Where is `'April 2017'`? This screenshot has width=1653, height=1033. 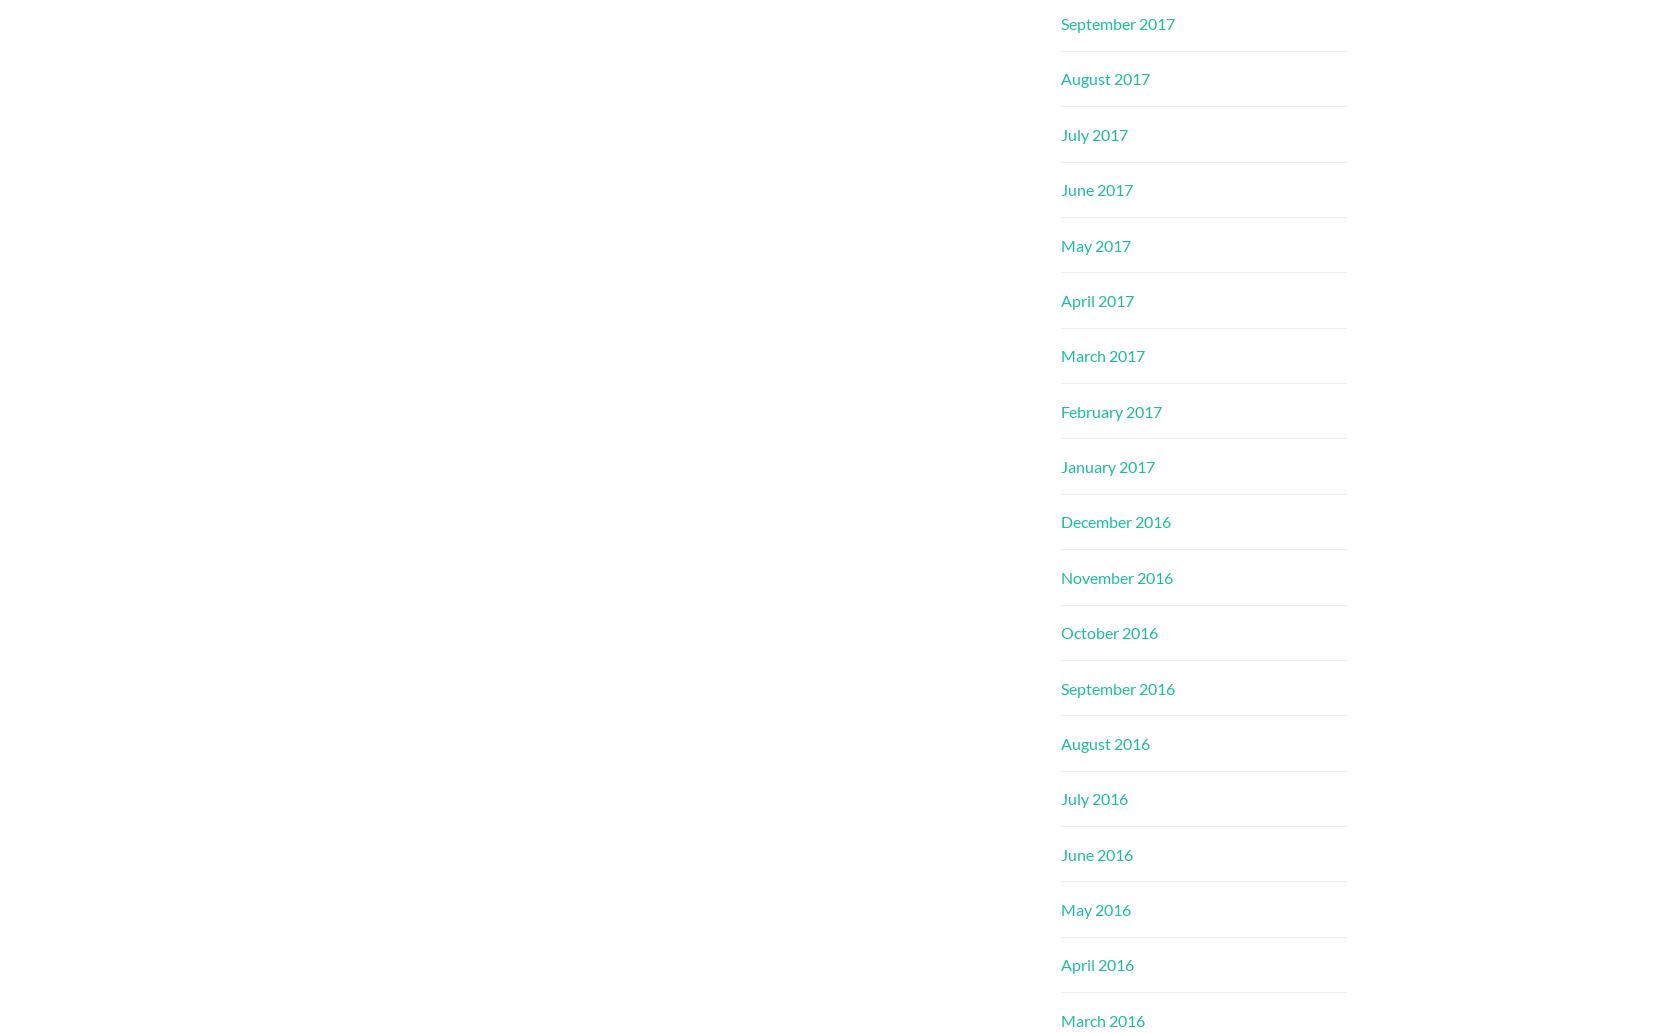
'April 2017' is located at coordinates (1096, 298).